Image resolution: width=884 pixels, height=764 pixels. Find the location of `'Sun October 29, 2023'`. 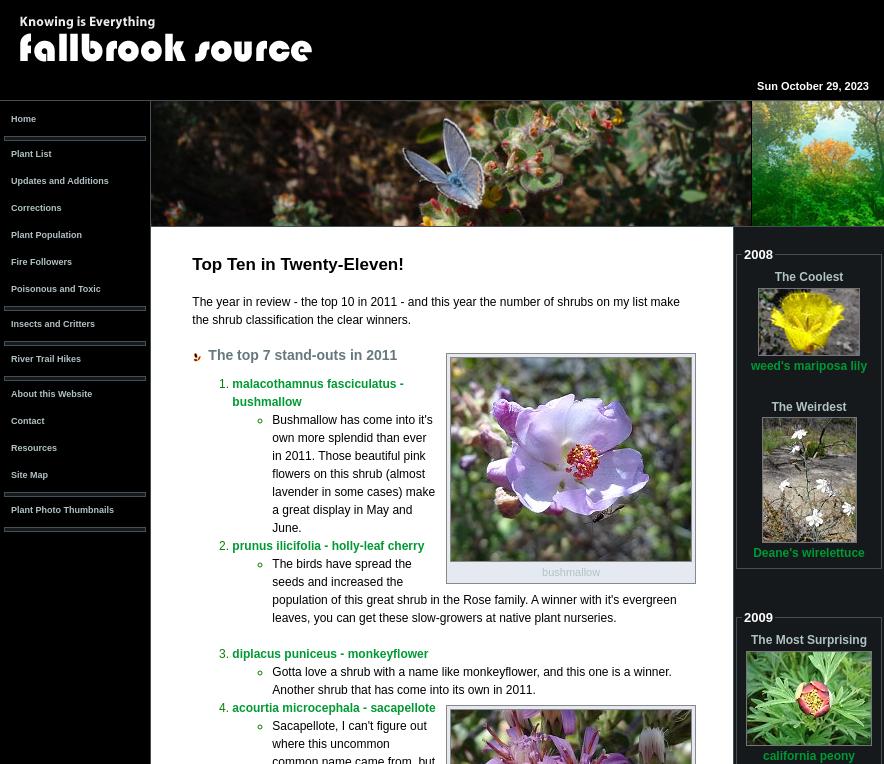

'Sun October 29, 2023' is located at coordinates (813, 86).